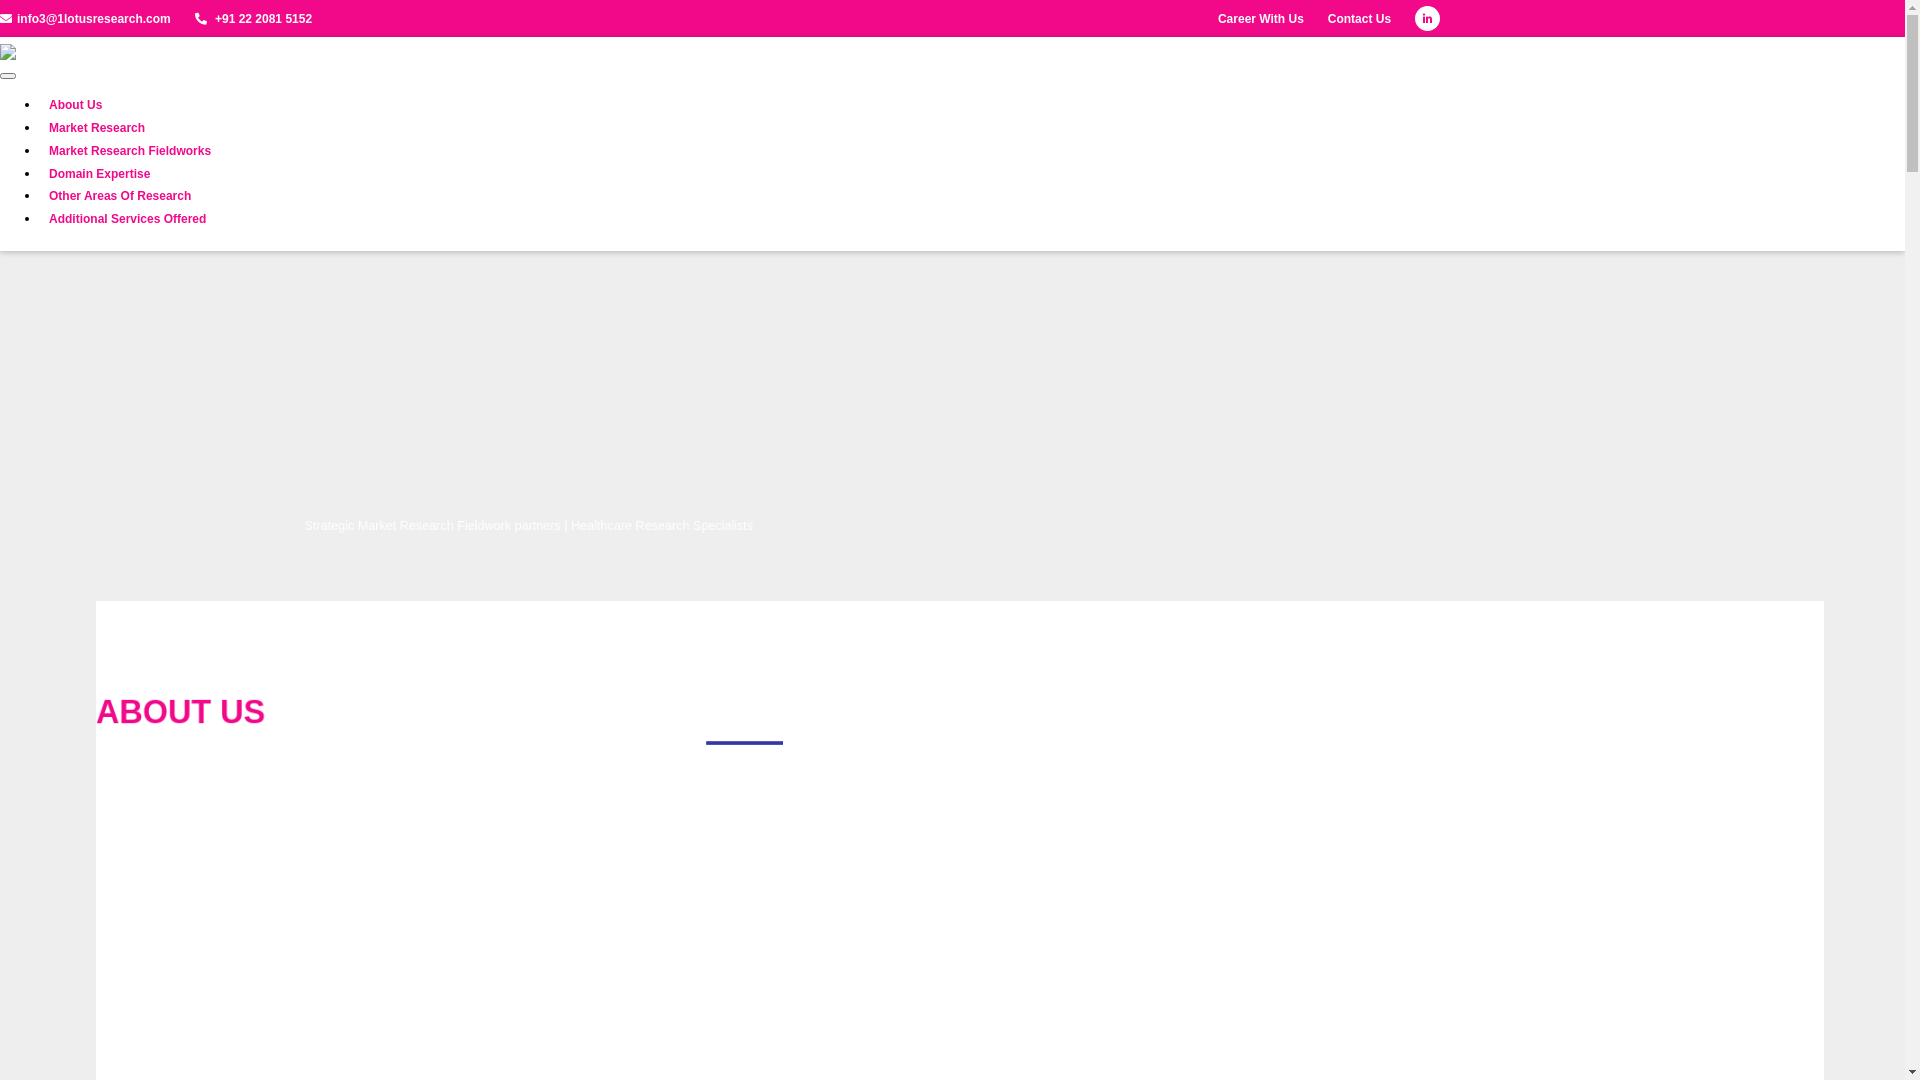 The height and width of the screenshot is (1080, 1920). Describe the element at coordinates (48, 173) in the screenshot. I see `'Domain Expertise'` at that location.